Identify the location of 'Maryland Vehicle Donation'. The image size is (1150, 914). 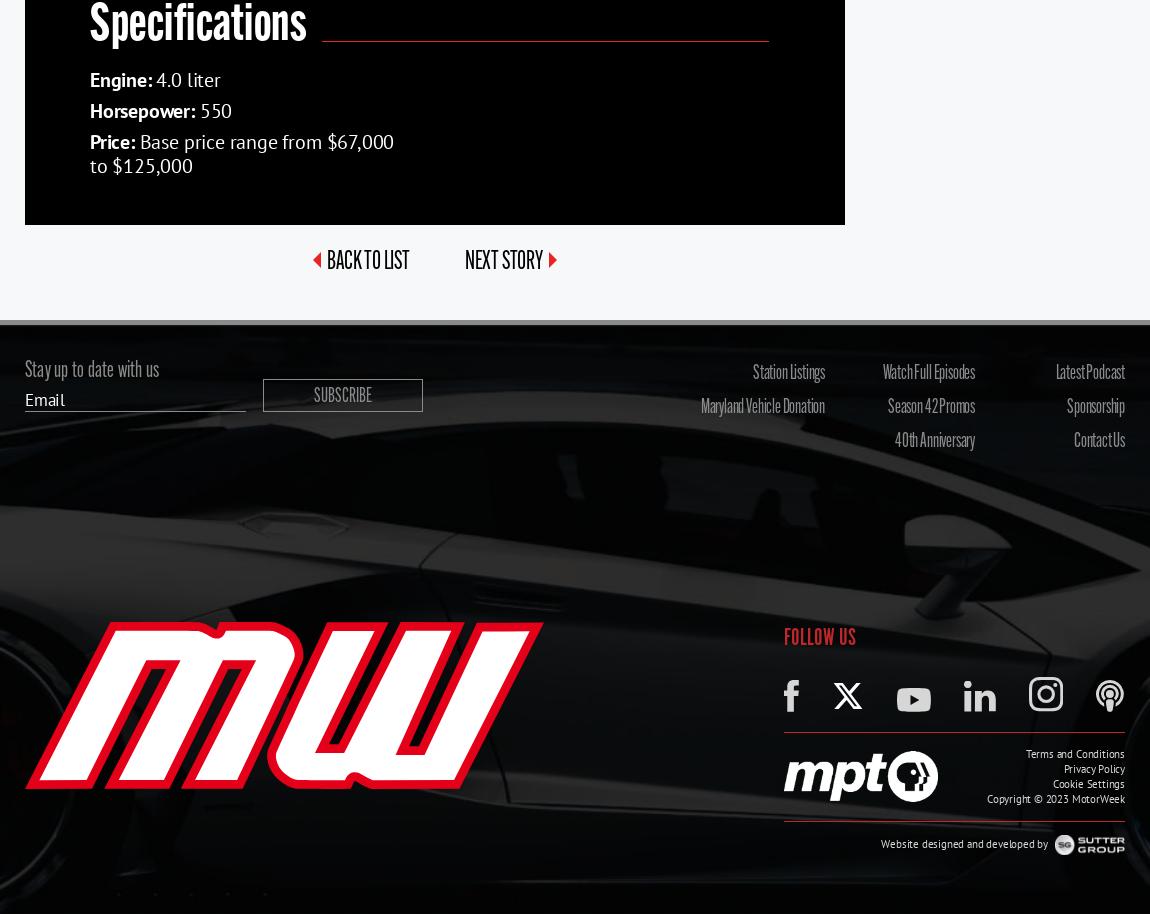
(761, 407).